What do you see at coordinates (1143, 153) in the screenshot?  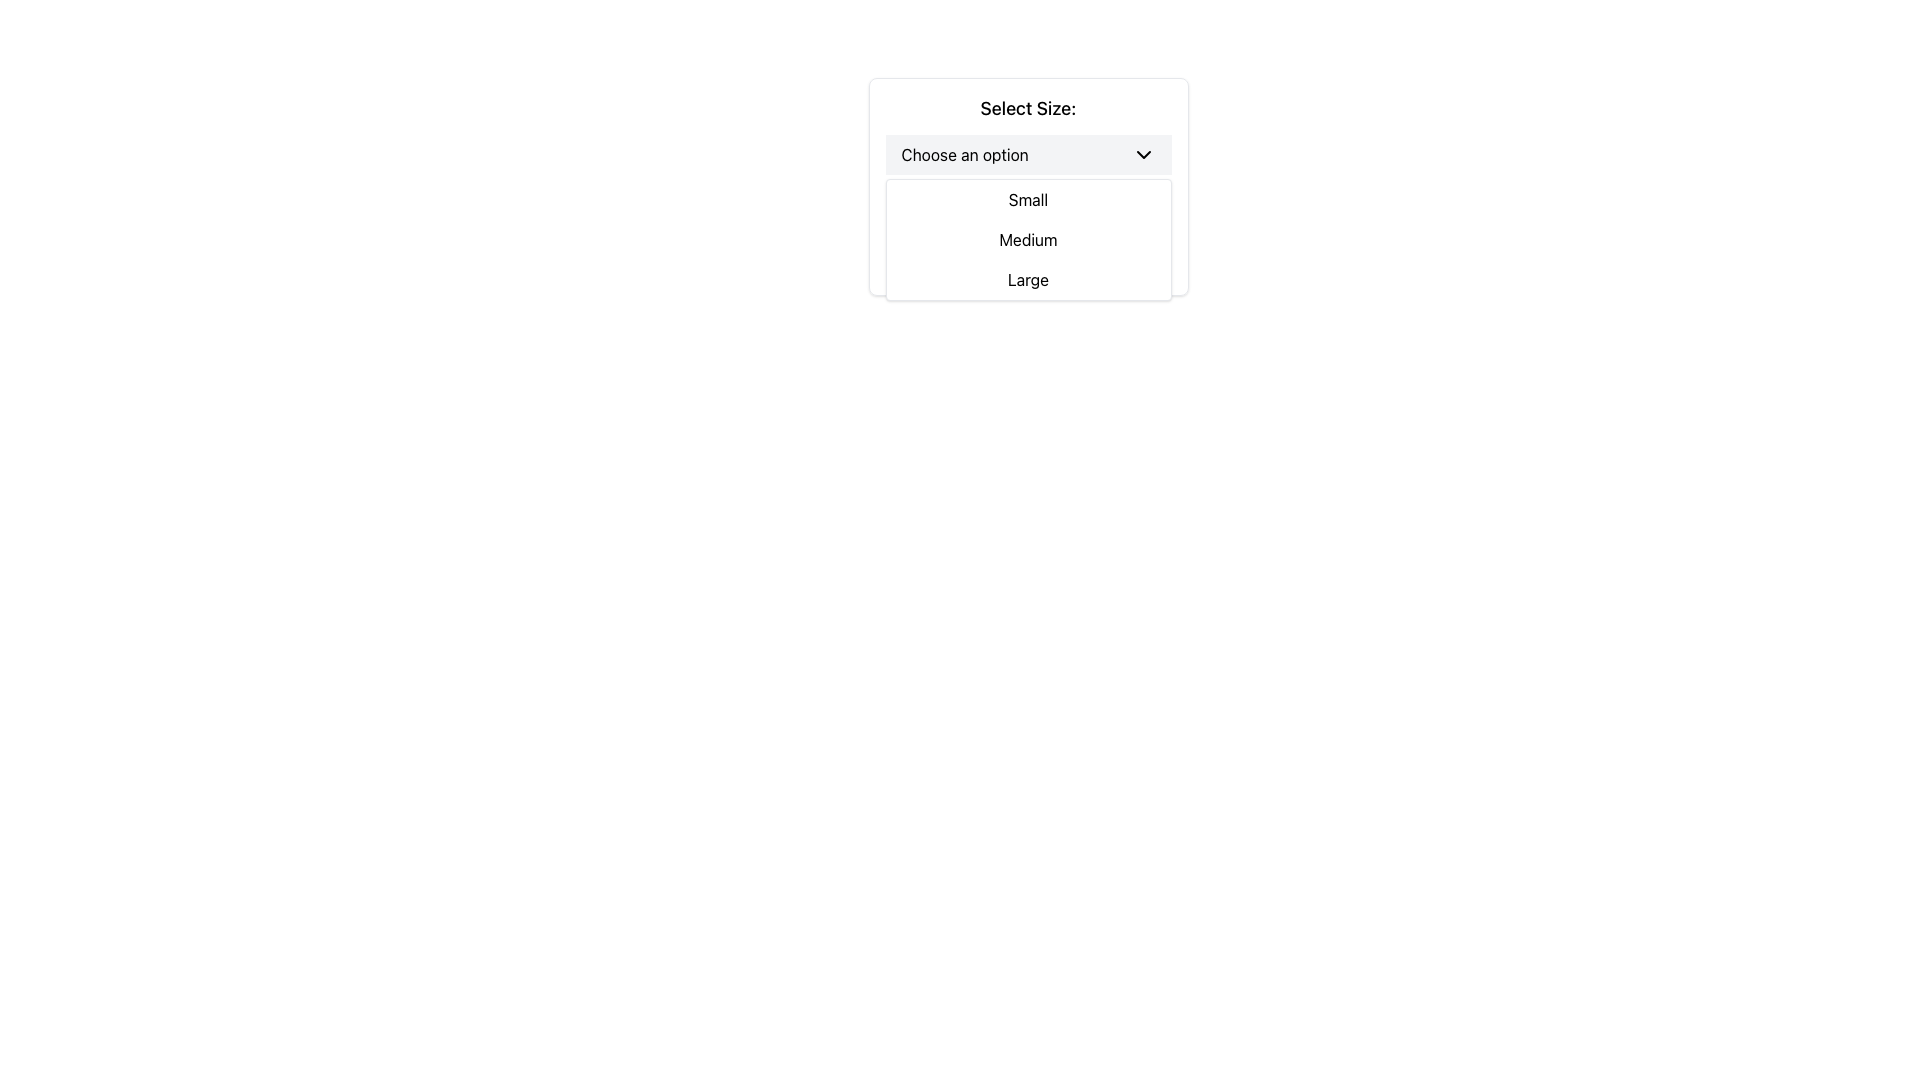 I see `the dropdown menu icon located to the right of the text 'Choose an option'` at bounding box center [1143, 153].